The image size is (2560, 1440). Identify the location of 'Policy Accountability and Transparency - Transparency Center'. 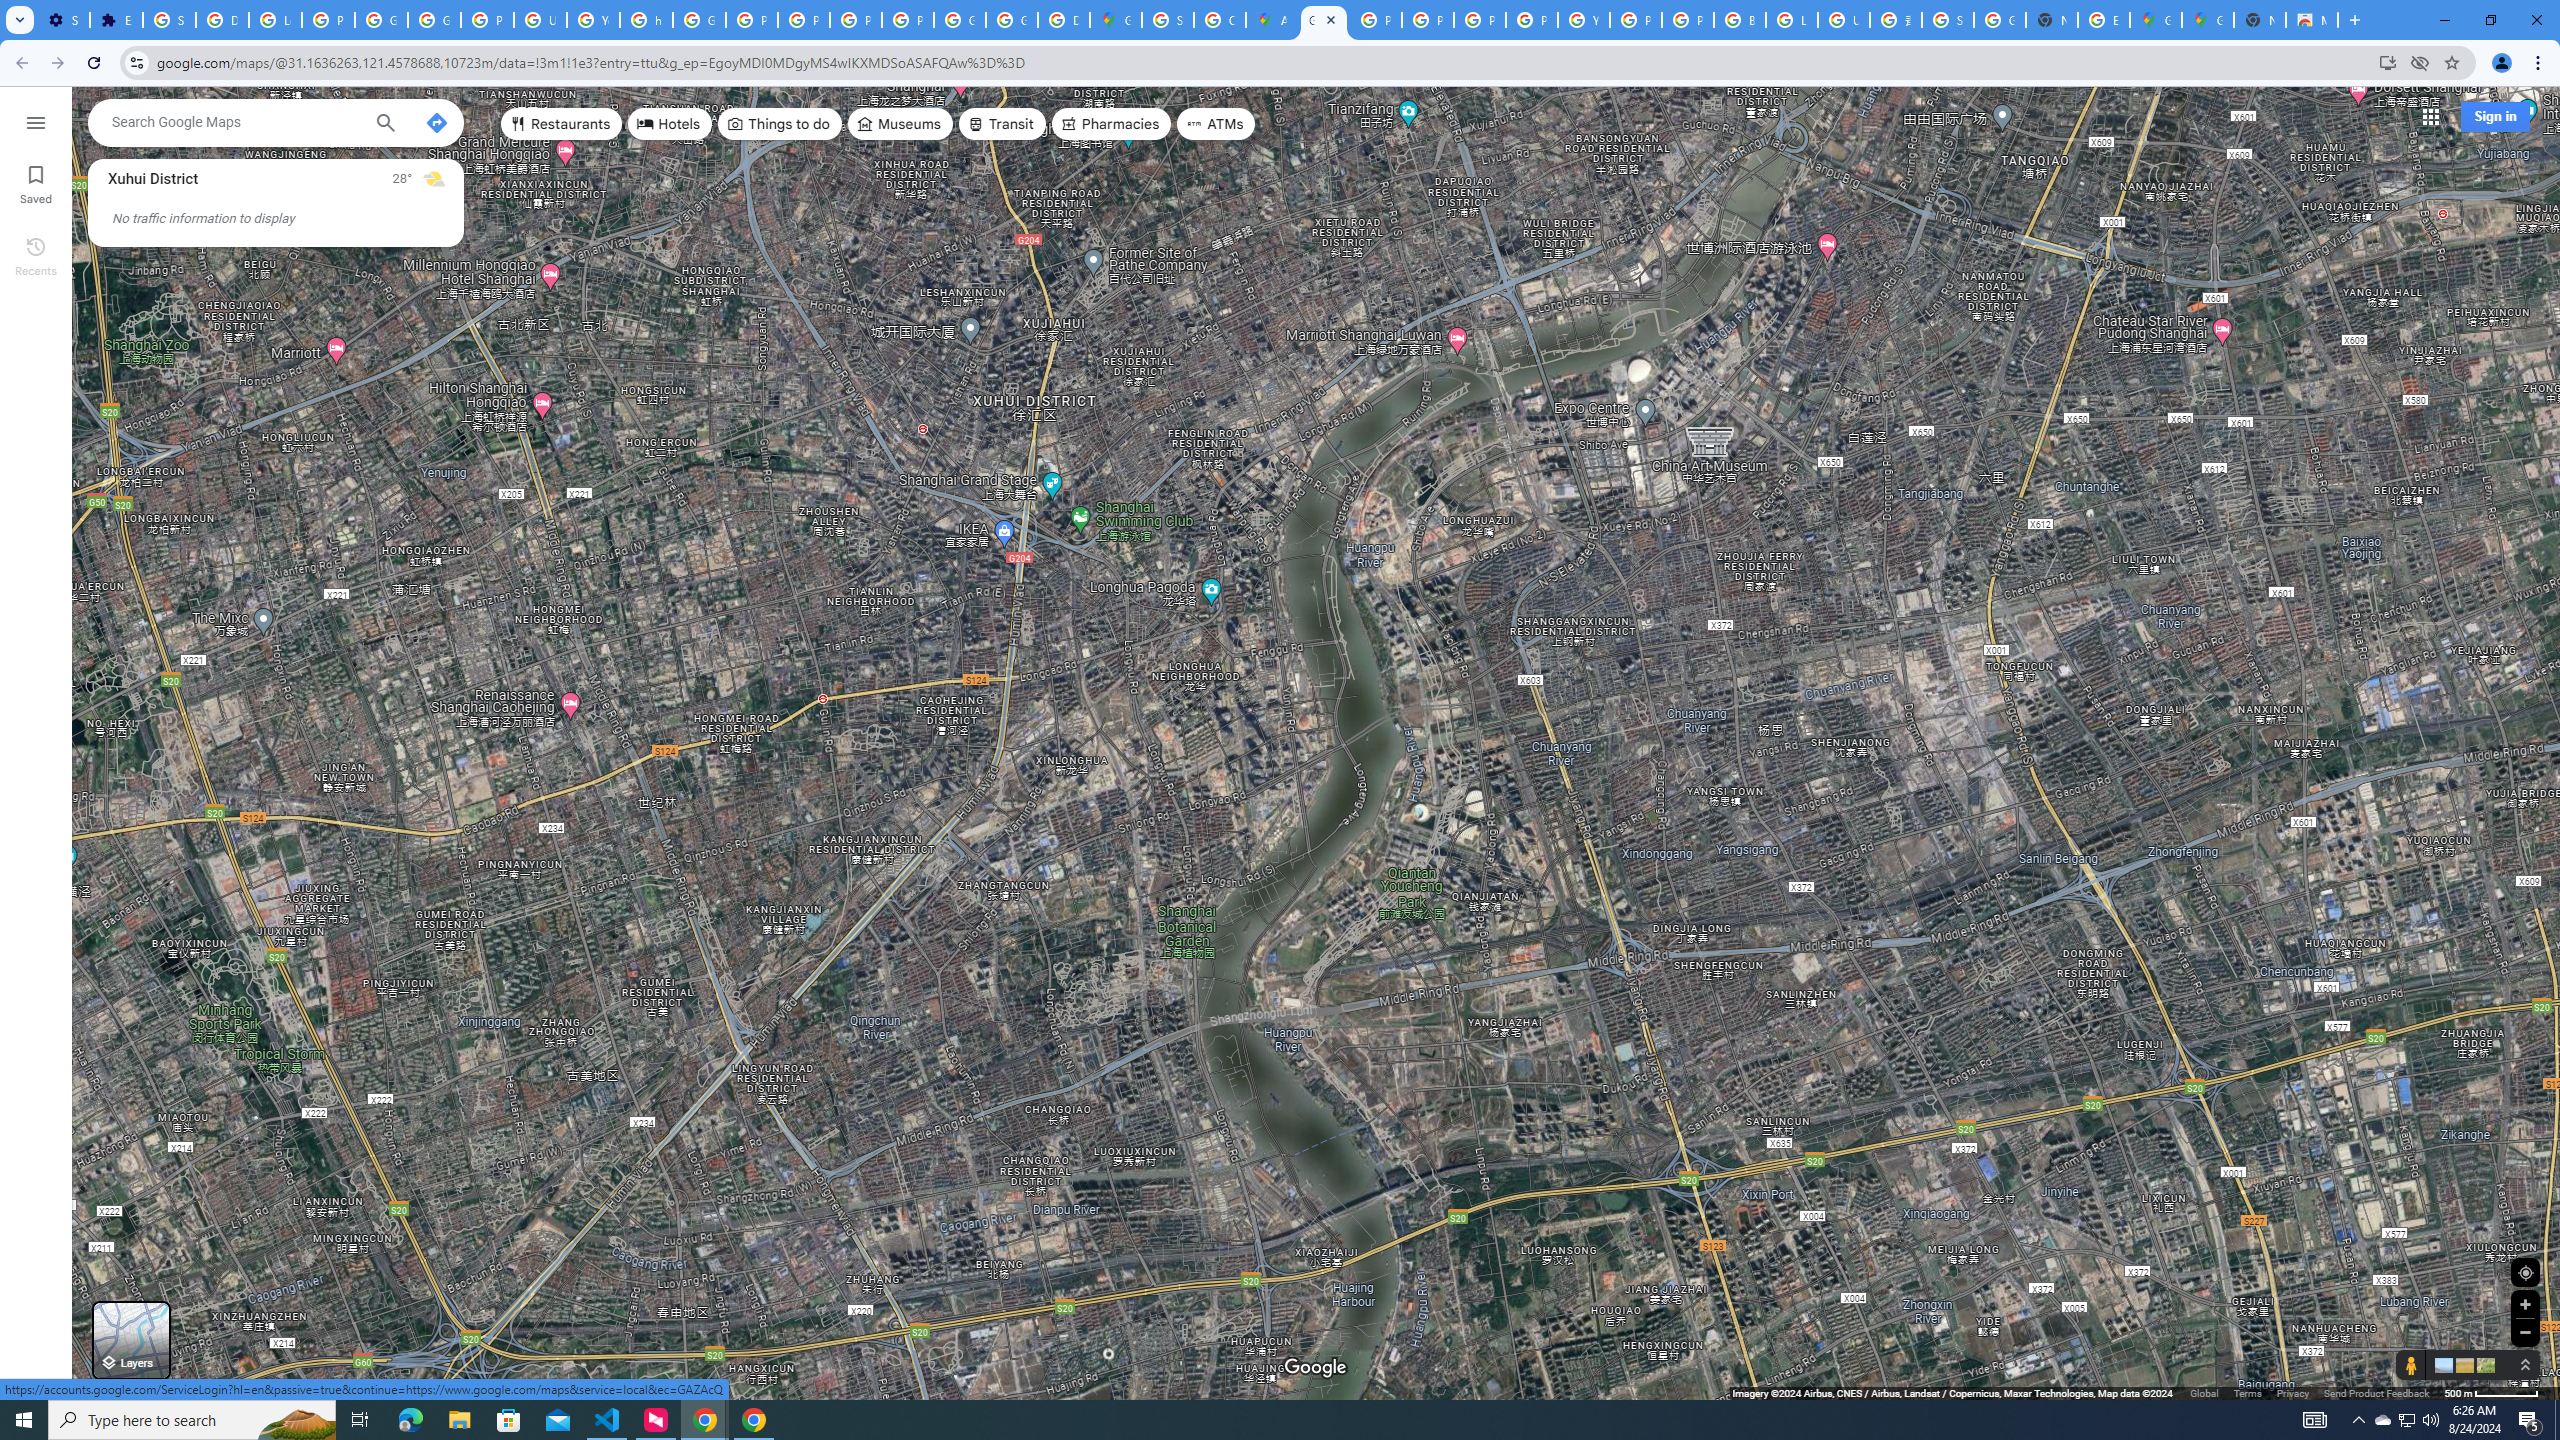
(1375, 19).